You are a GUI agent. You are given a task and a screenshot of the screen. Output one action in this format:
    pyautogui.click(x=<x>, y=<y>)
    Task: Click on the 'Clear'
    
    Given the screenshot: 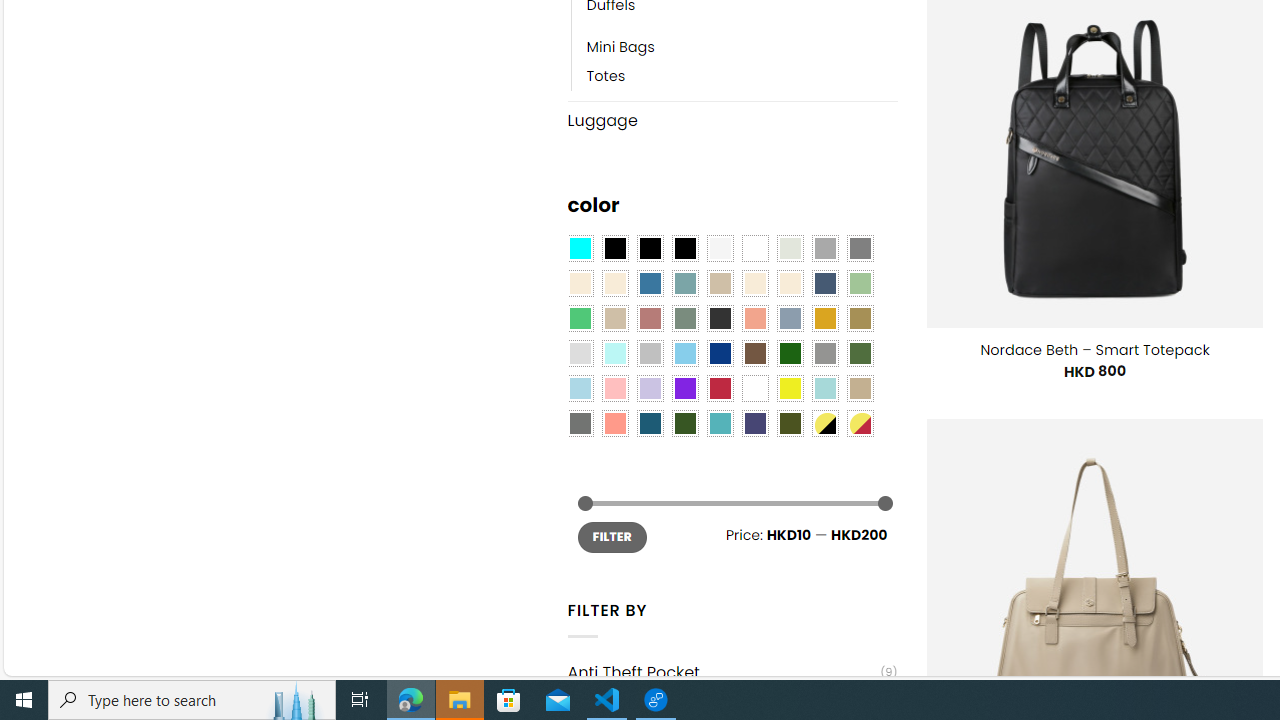 What is the action you would take?
    pyautogui.click(x=754, y=248)
    